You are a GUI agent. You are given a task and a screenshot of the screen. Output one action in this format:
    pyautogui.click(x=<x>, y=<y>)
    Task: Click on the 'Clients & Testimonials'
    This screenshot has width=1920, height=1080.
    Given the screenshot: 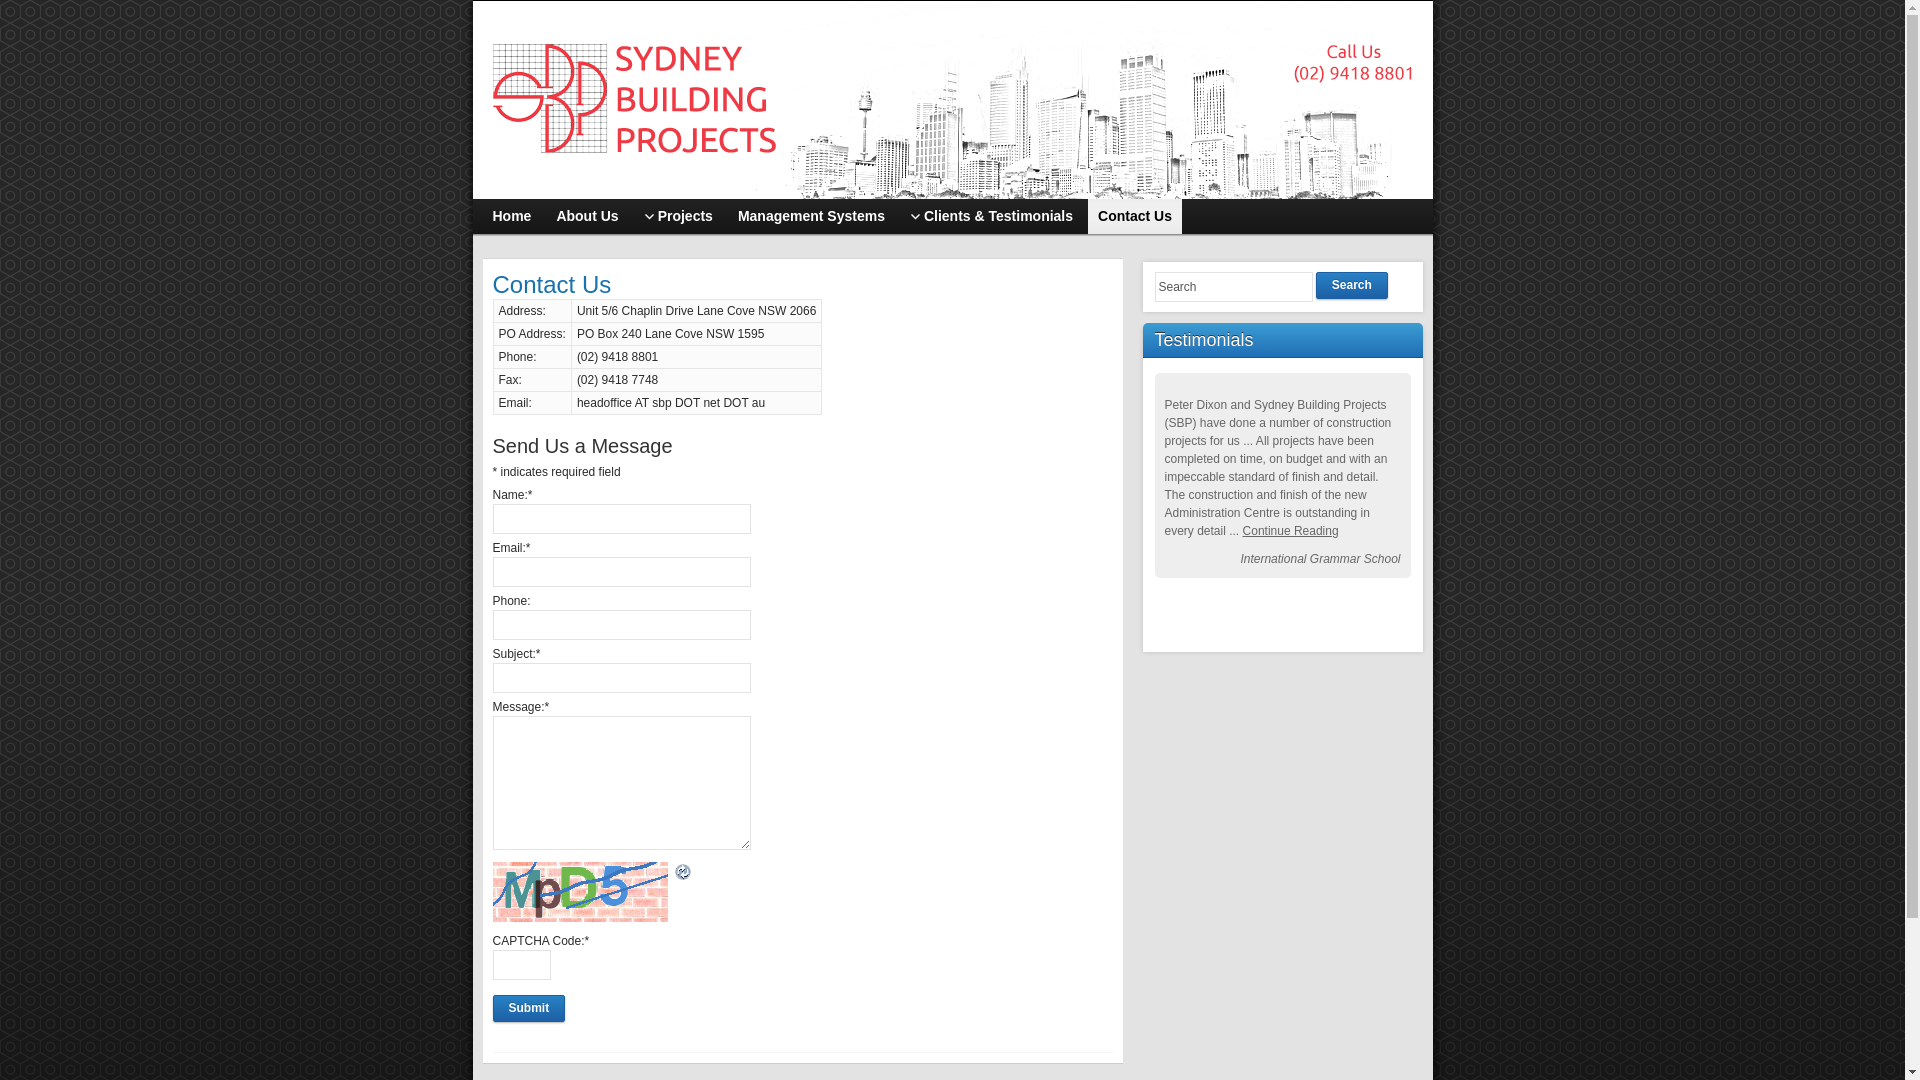 What is the action you would take?
    pyautogui.click(x=991, y=216)
    